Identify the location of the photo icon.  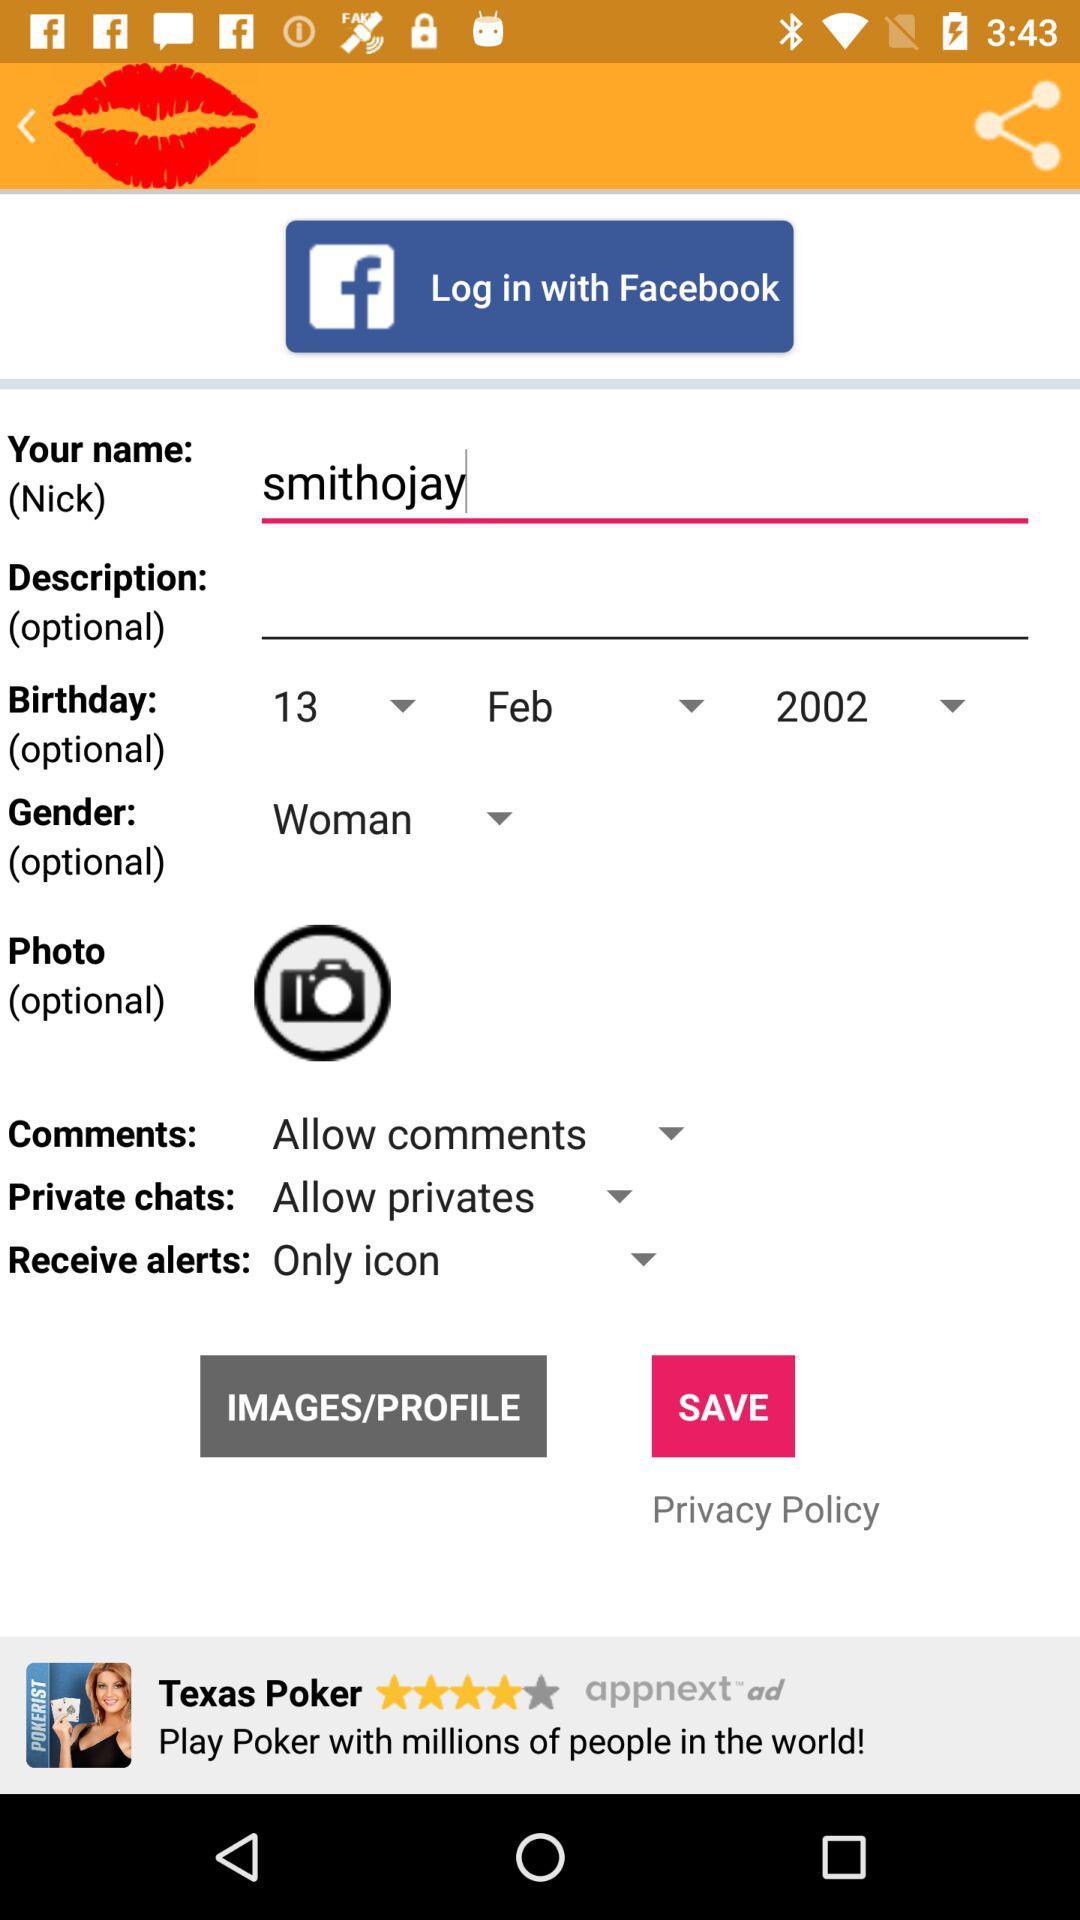
(321, 993).